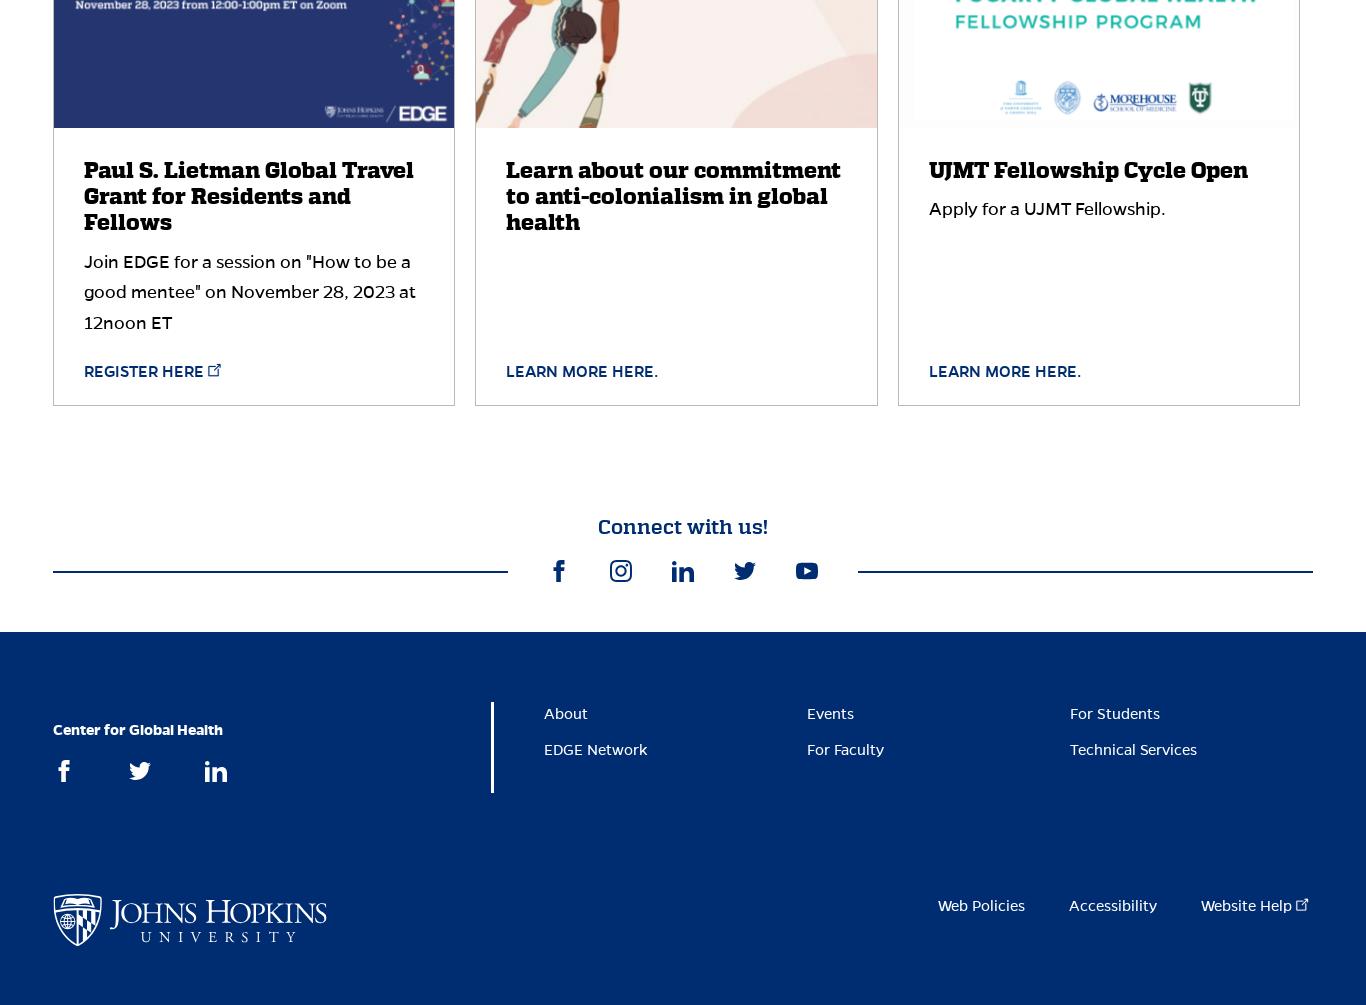 Image resolution: width=1366 pixels, height=1005 pixels. Describe the element at coordinates (1086, 169) in the screenshot. I see `'UJMT Fellowship Cycle Open'` at that location.